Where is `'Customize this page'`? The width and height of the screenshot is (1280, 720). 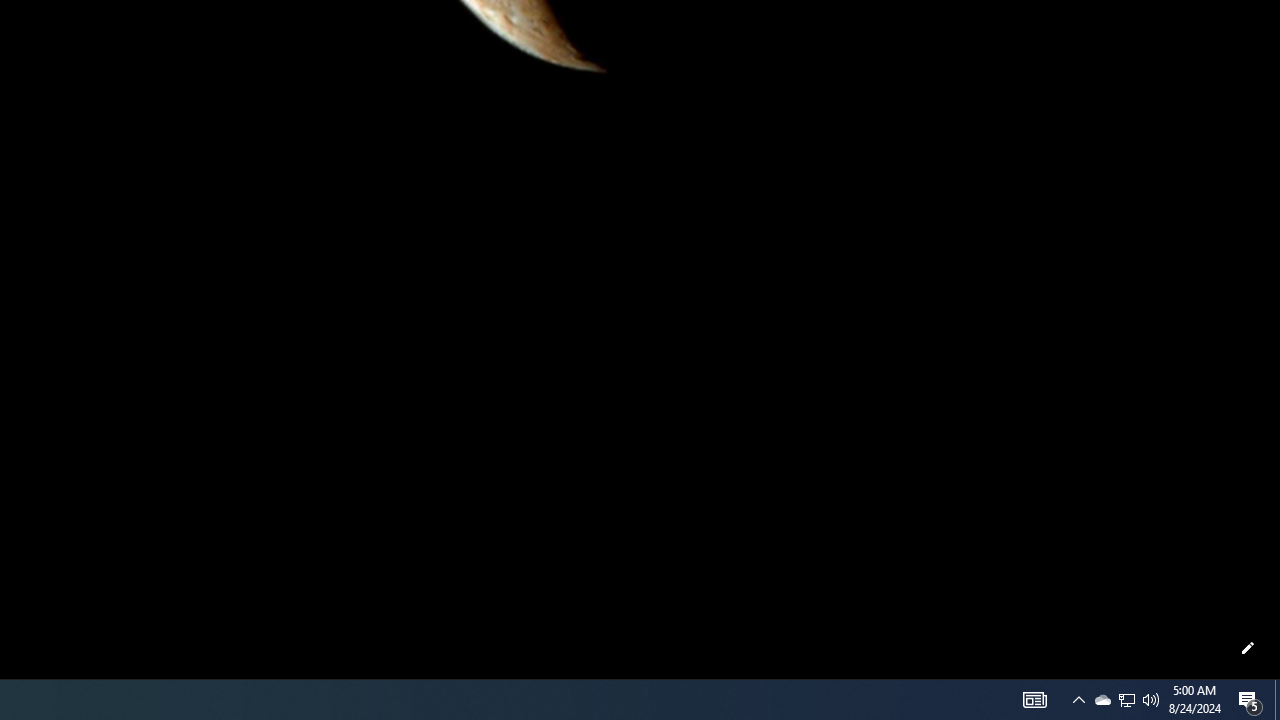
'Customize this page' is located at coordinates (1247, 648).